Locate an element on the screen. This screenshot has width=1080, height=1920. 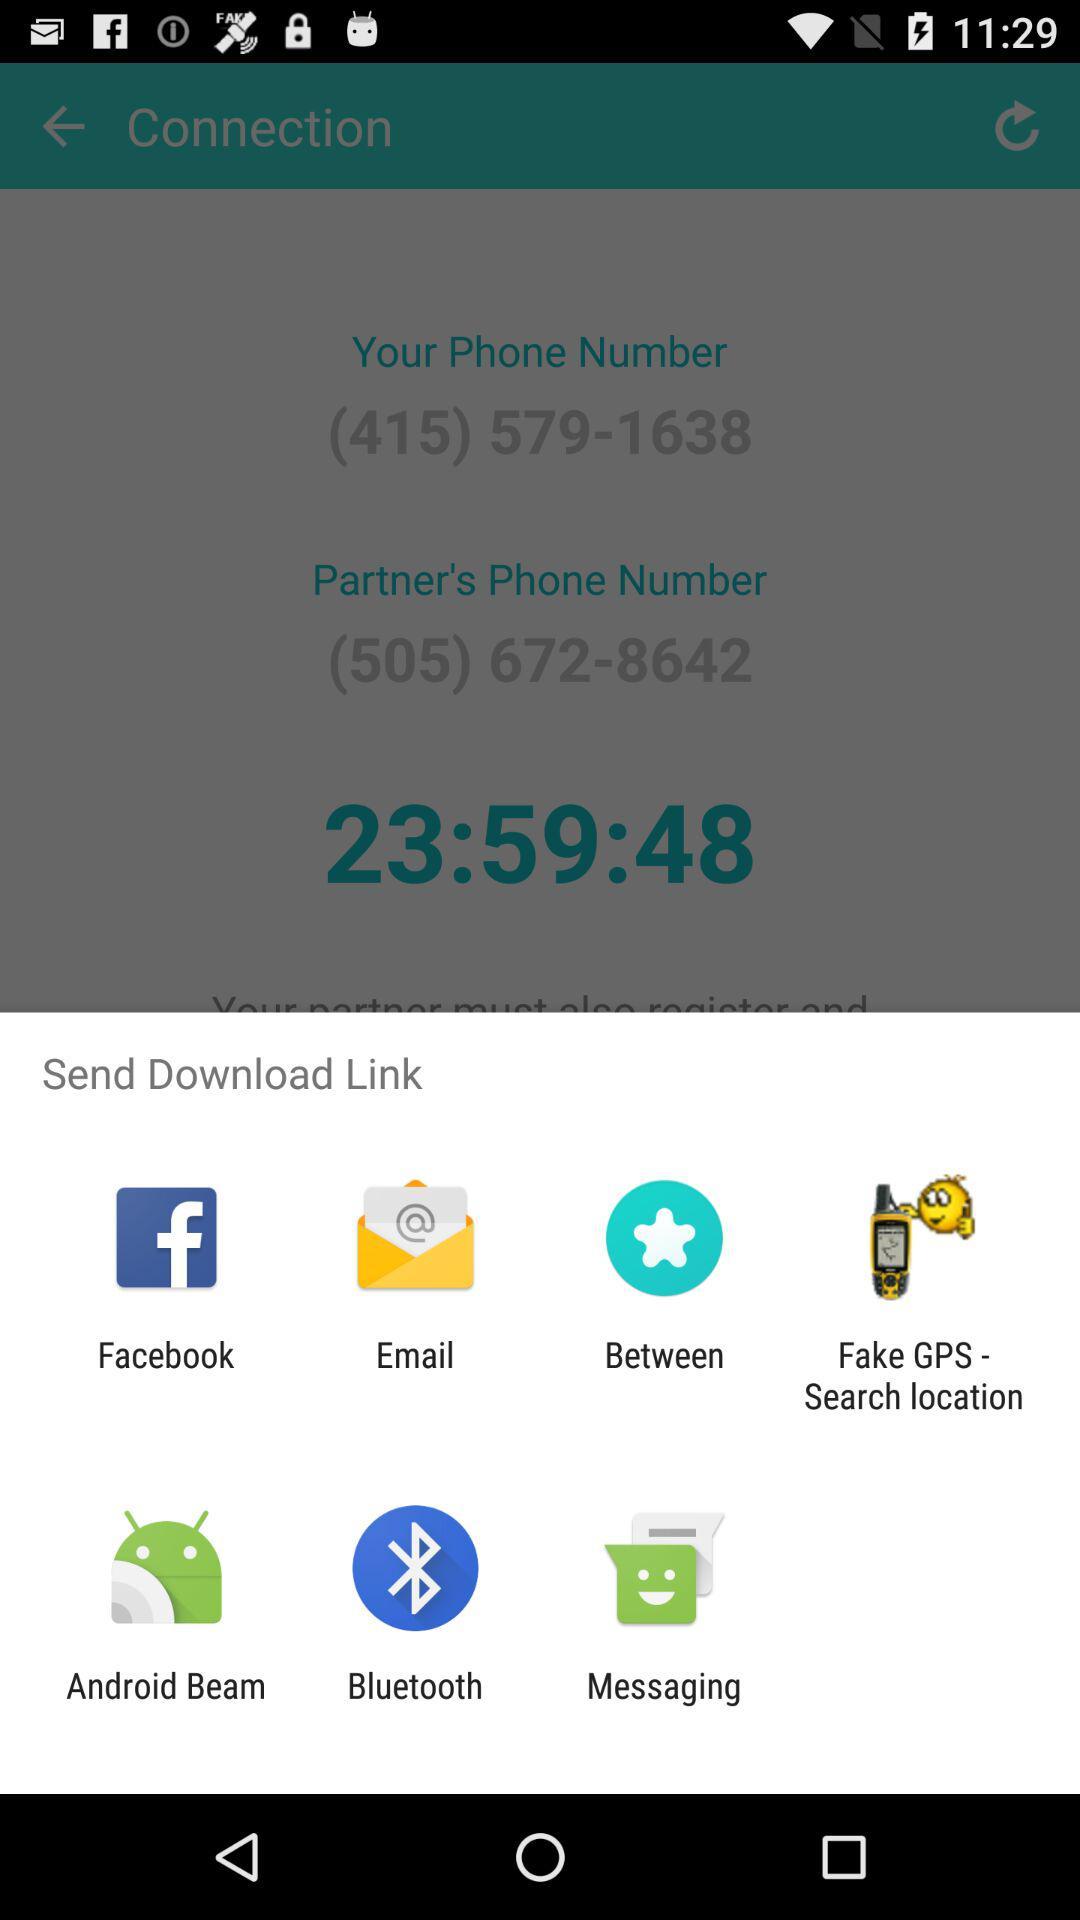
app to the right of email icon is located at coordinates (664, 1374).